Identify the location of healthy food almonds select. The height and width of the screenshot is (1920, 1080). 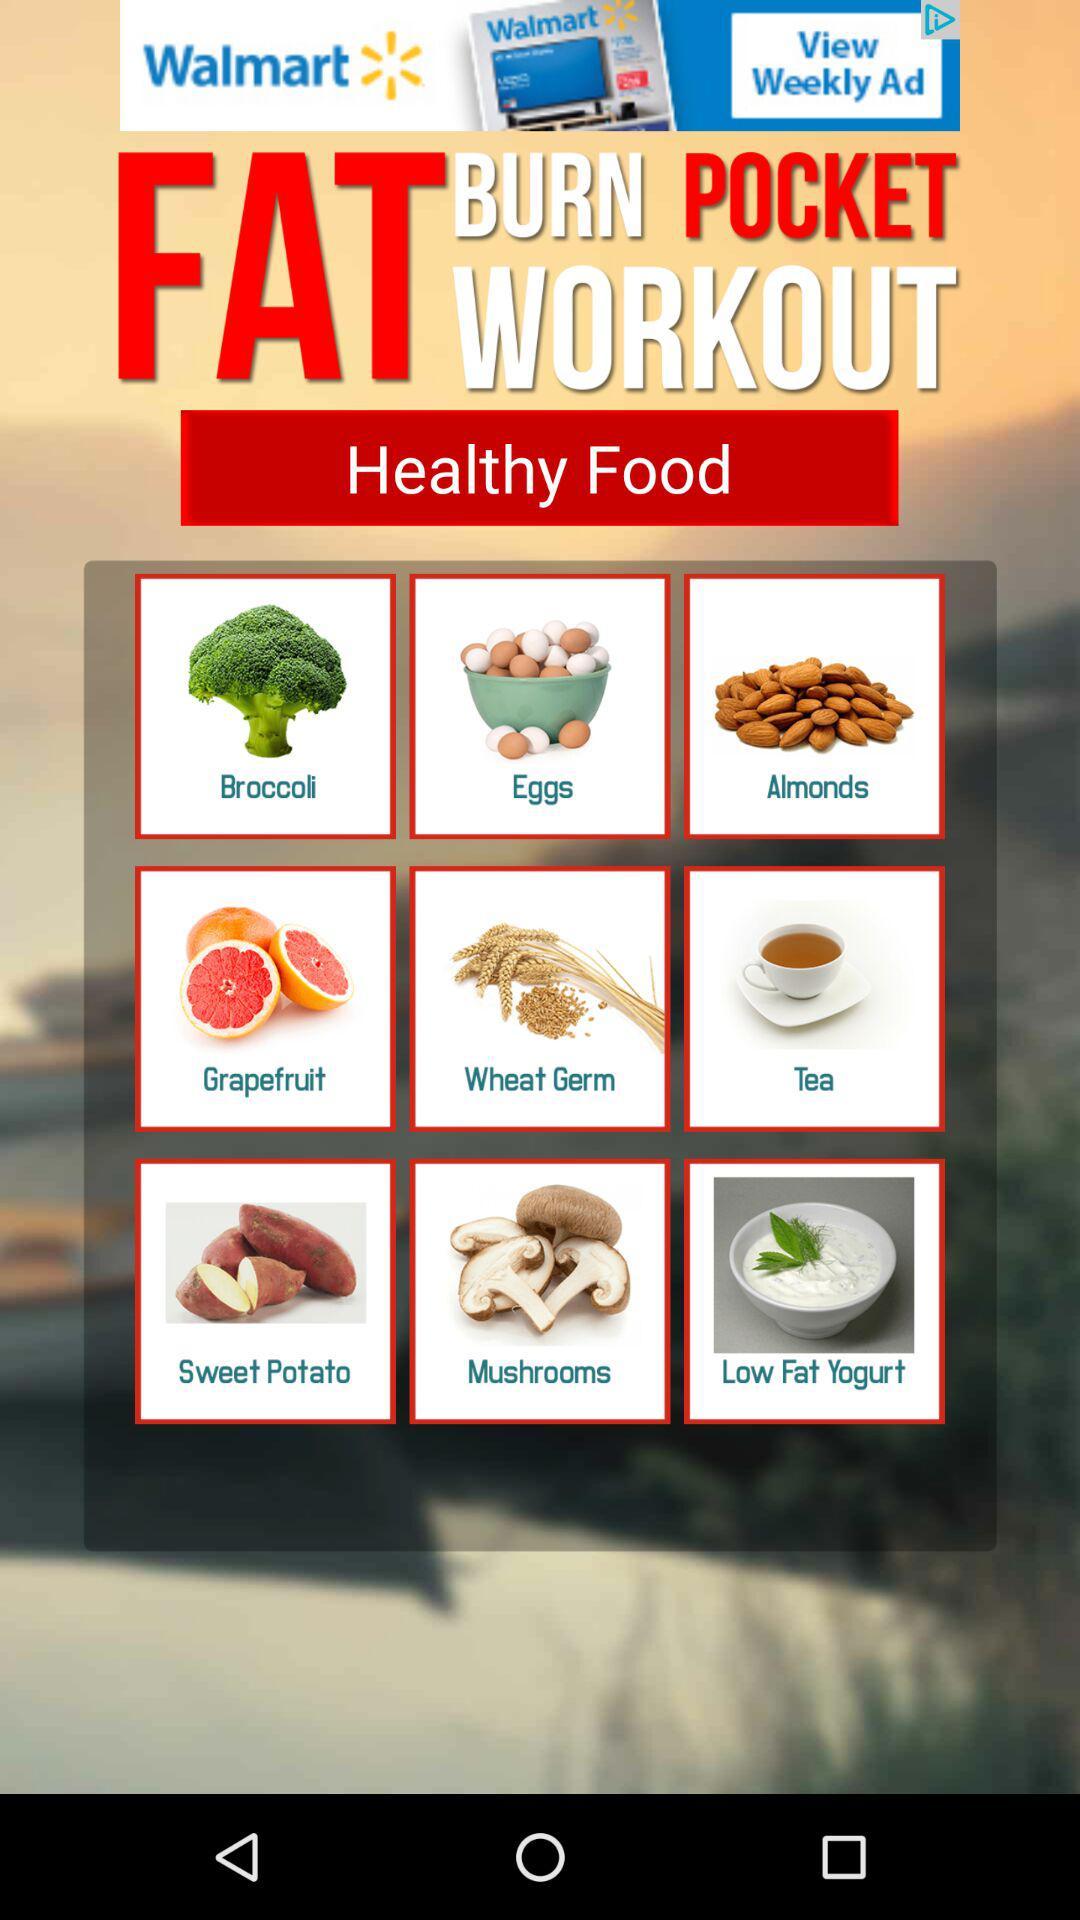
(814, 706).